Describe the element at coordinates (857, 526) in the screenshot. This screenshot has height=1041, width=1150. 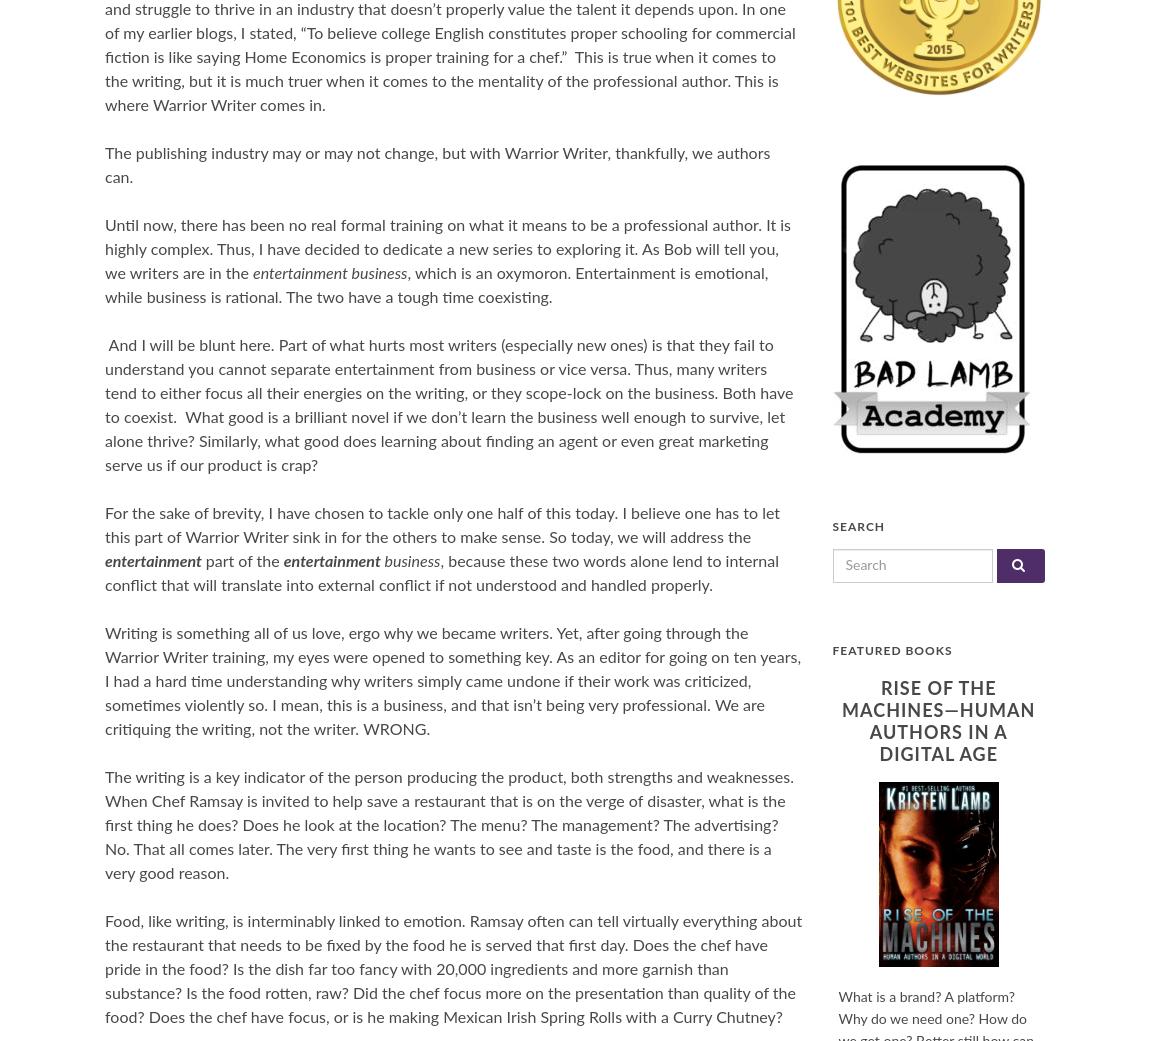
I see `'Search'` at that location.